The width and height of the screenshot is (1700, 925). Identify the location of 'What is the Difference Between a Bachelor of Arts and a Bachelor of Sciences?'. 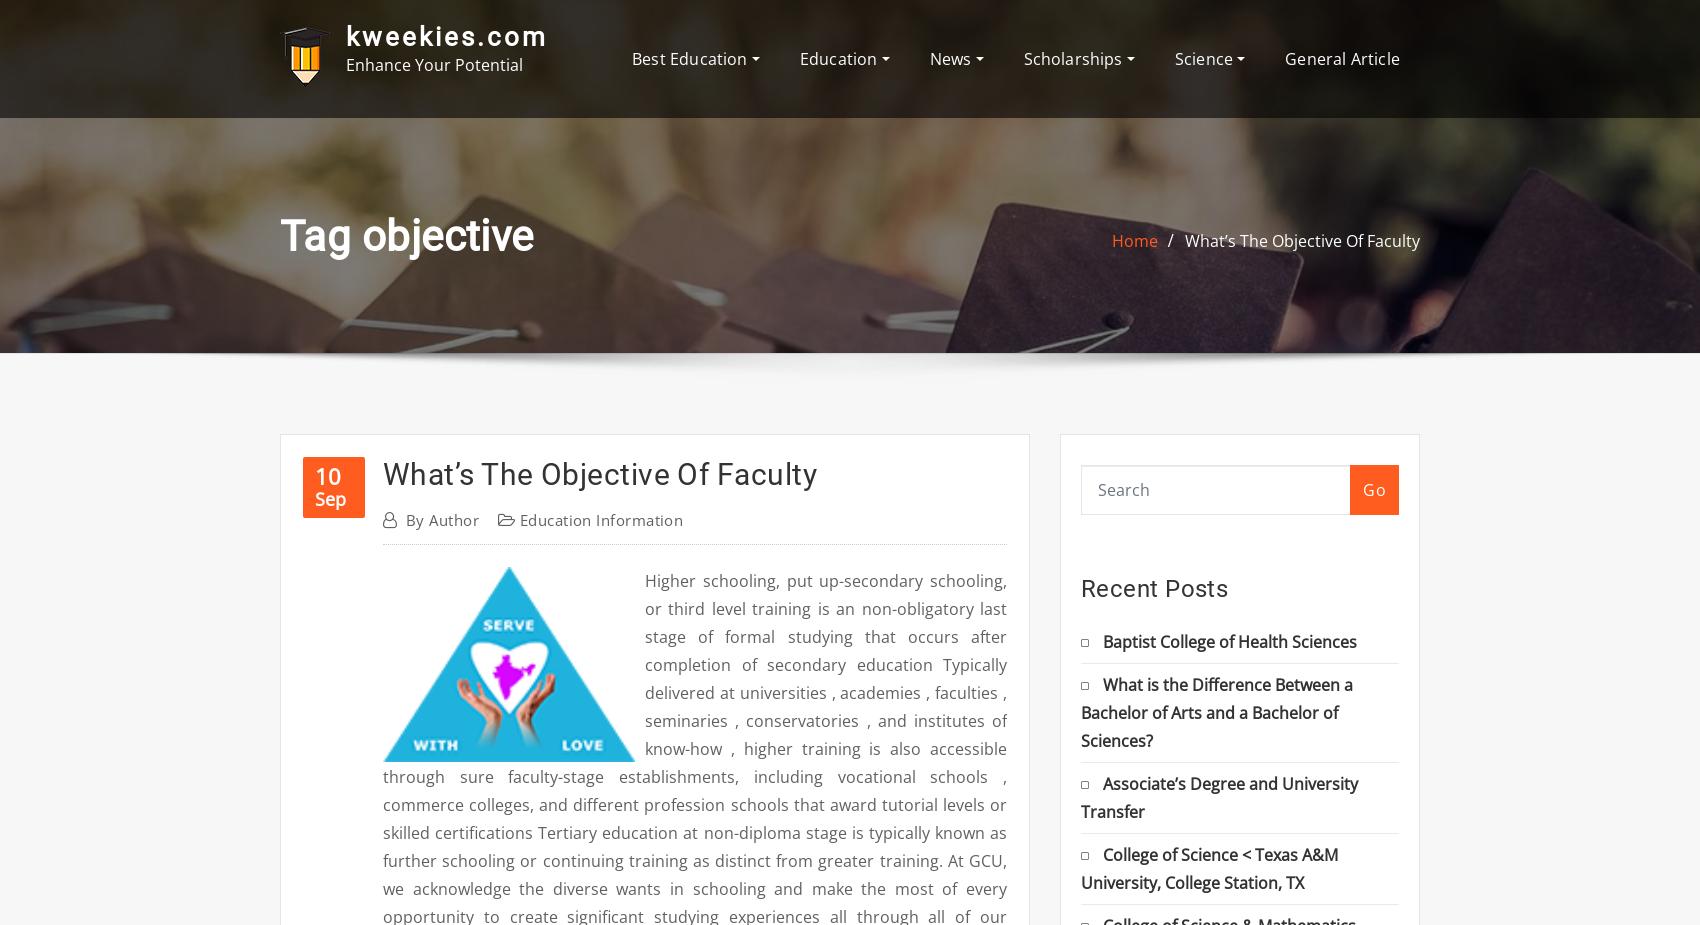
(1216, 711).